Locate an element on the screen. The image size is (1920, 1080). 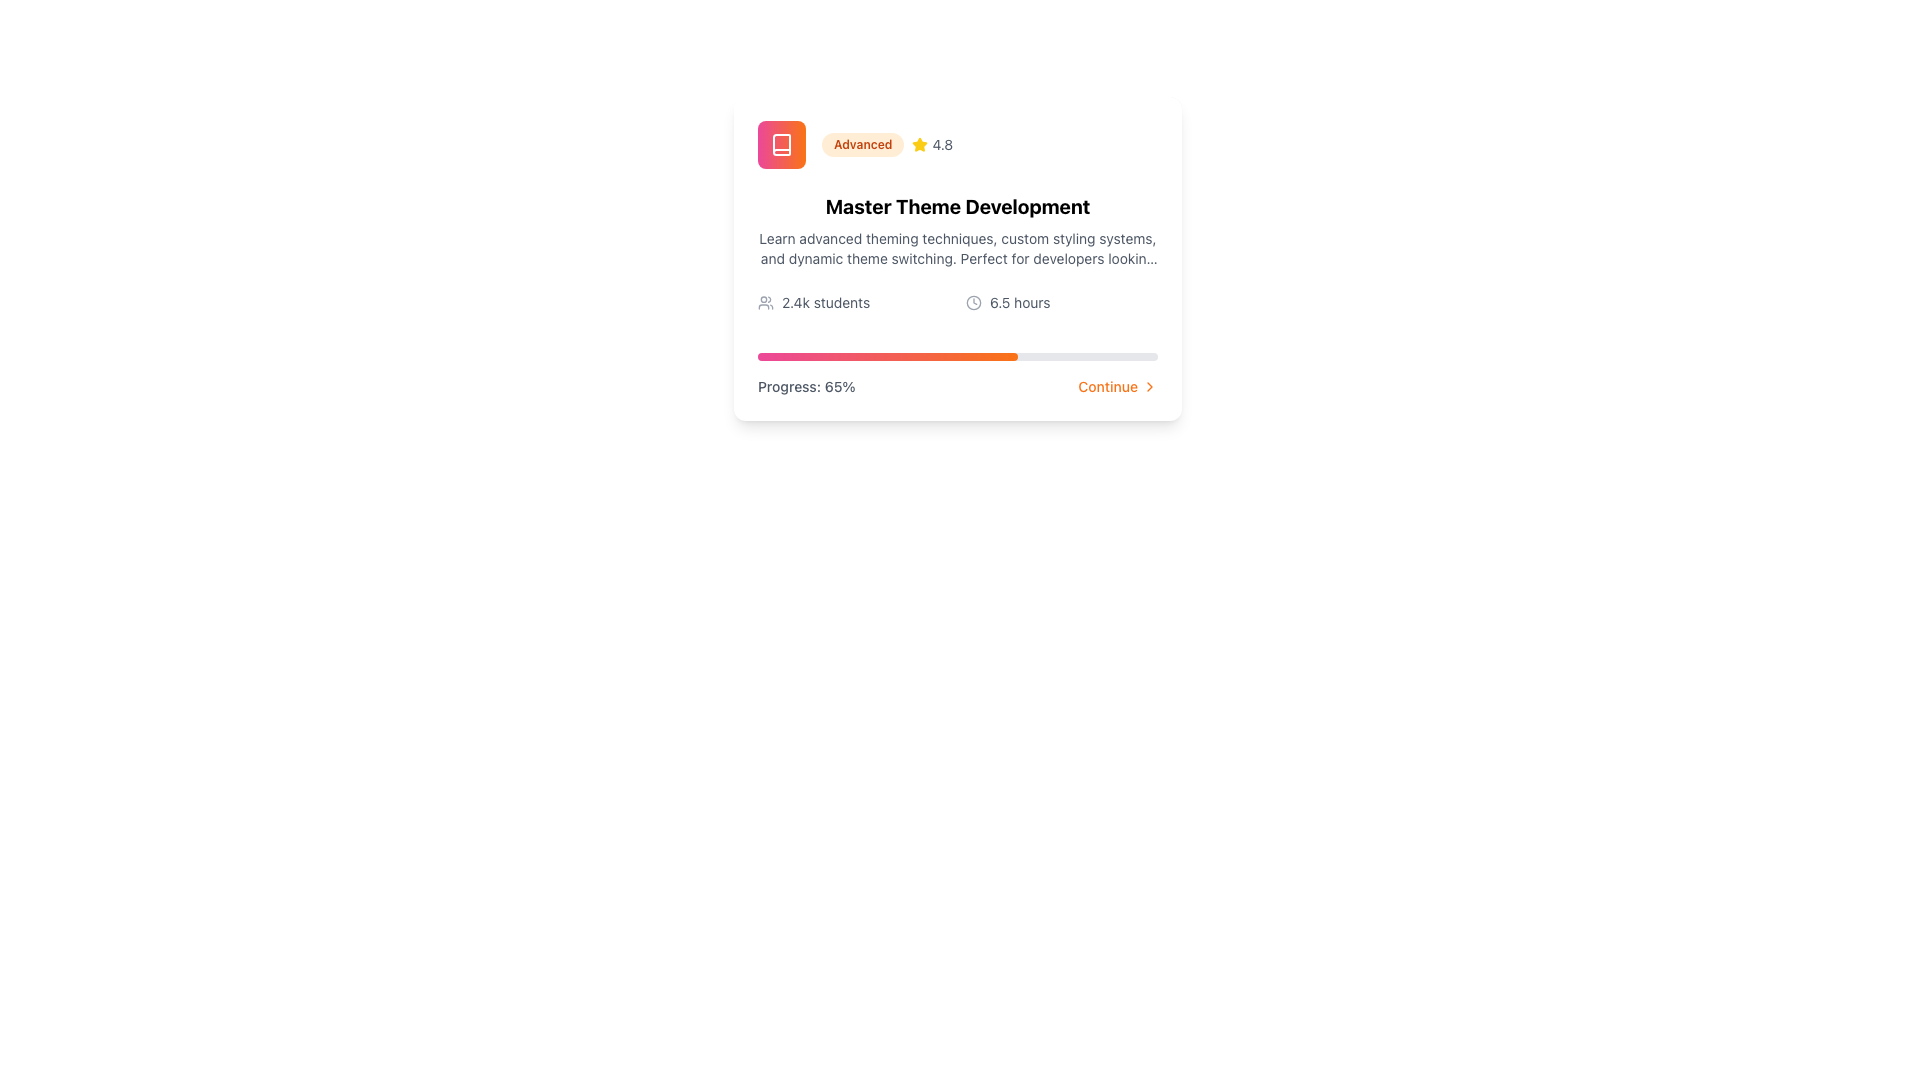
the navigational button located at the bottom-right of the card layout to proceed to the next section or page related to the course is located at coordinates (1117, 386).